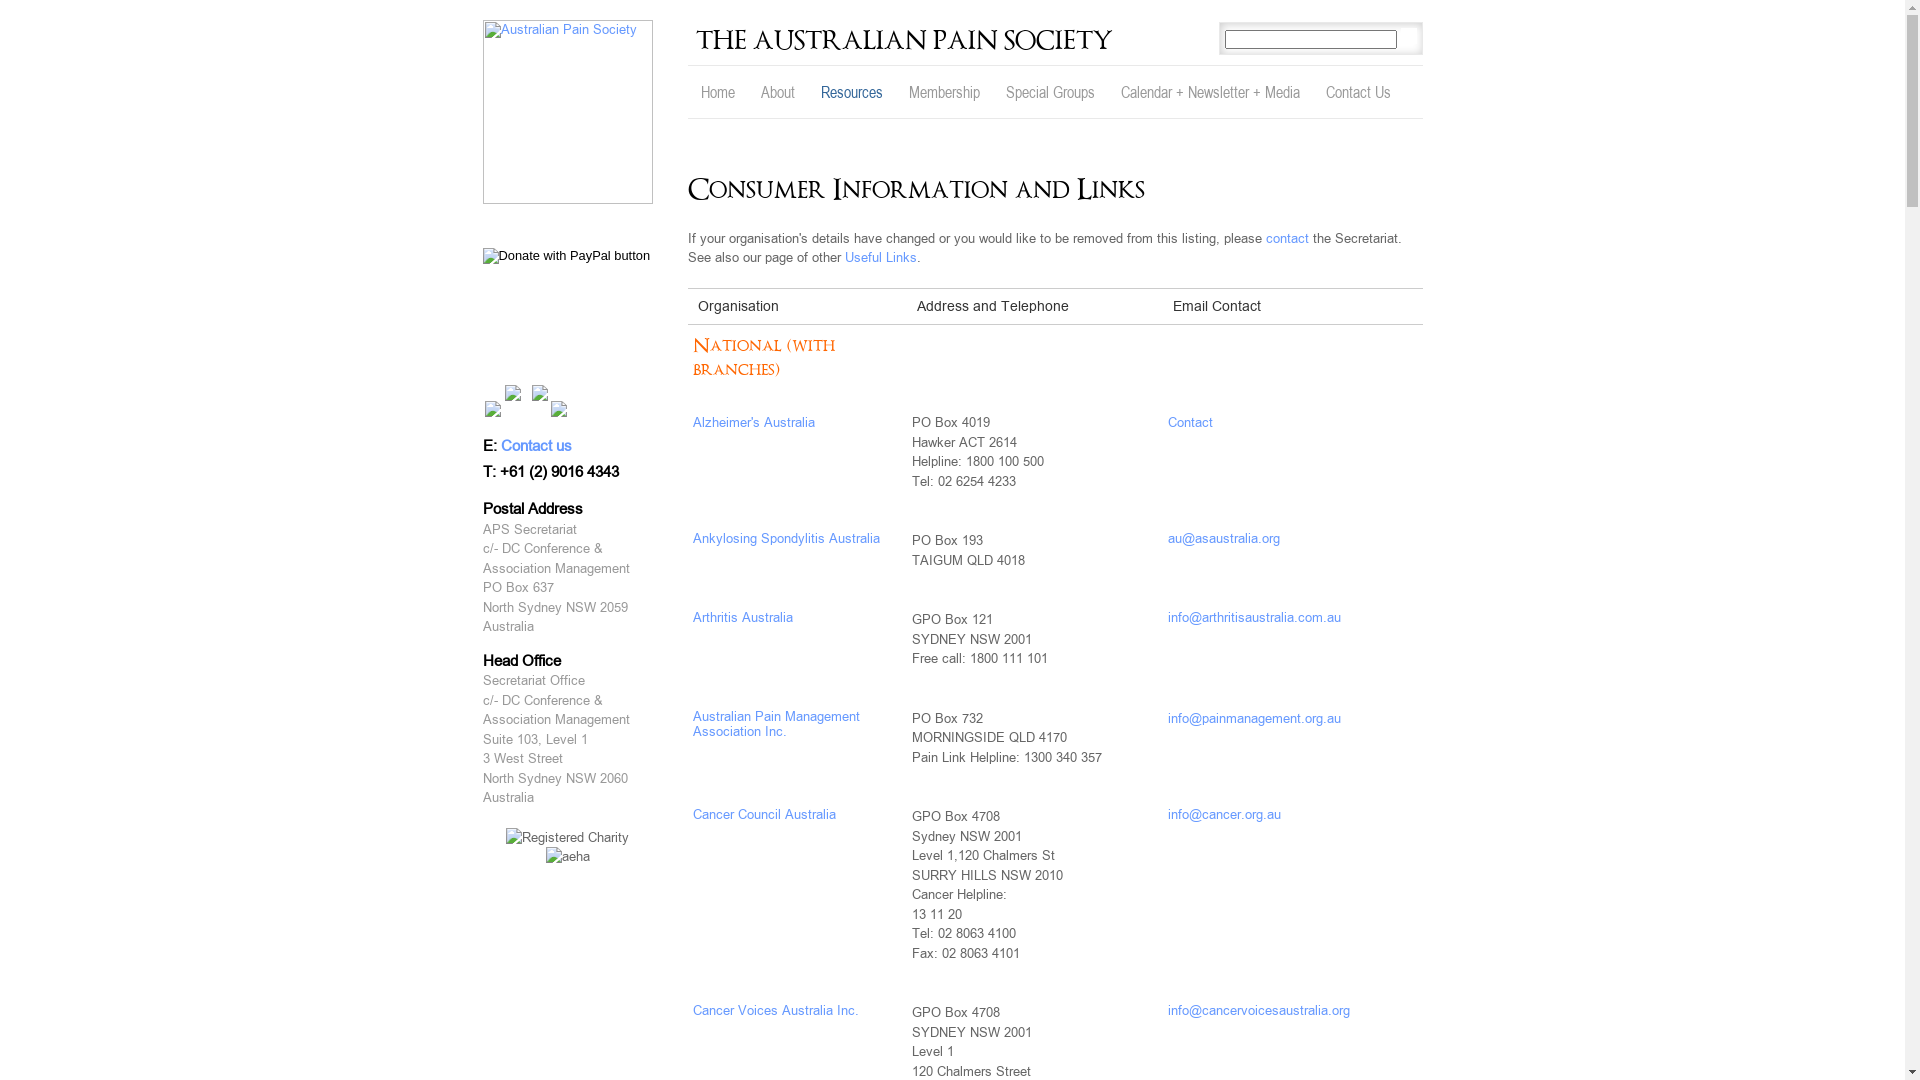  Describe the element at coordinates (774, 724) in the screenshot. I see `'Australian Pain Management Association Inc.'` at that location.